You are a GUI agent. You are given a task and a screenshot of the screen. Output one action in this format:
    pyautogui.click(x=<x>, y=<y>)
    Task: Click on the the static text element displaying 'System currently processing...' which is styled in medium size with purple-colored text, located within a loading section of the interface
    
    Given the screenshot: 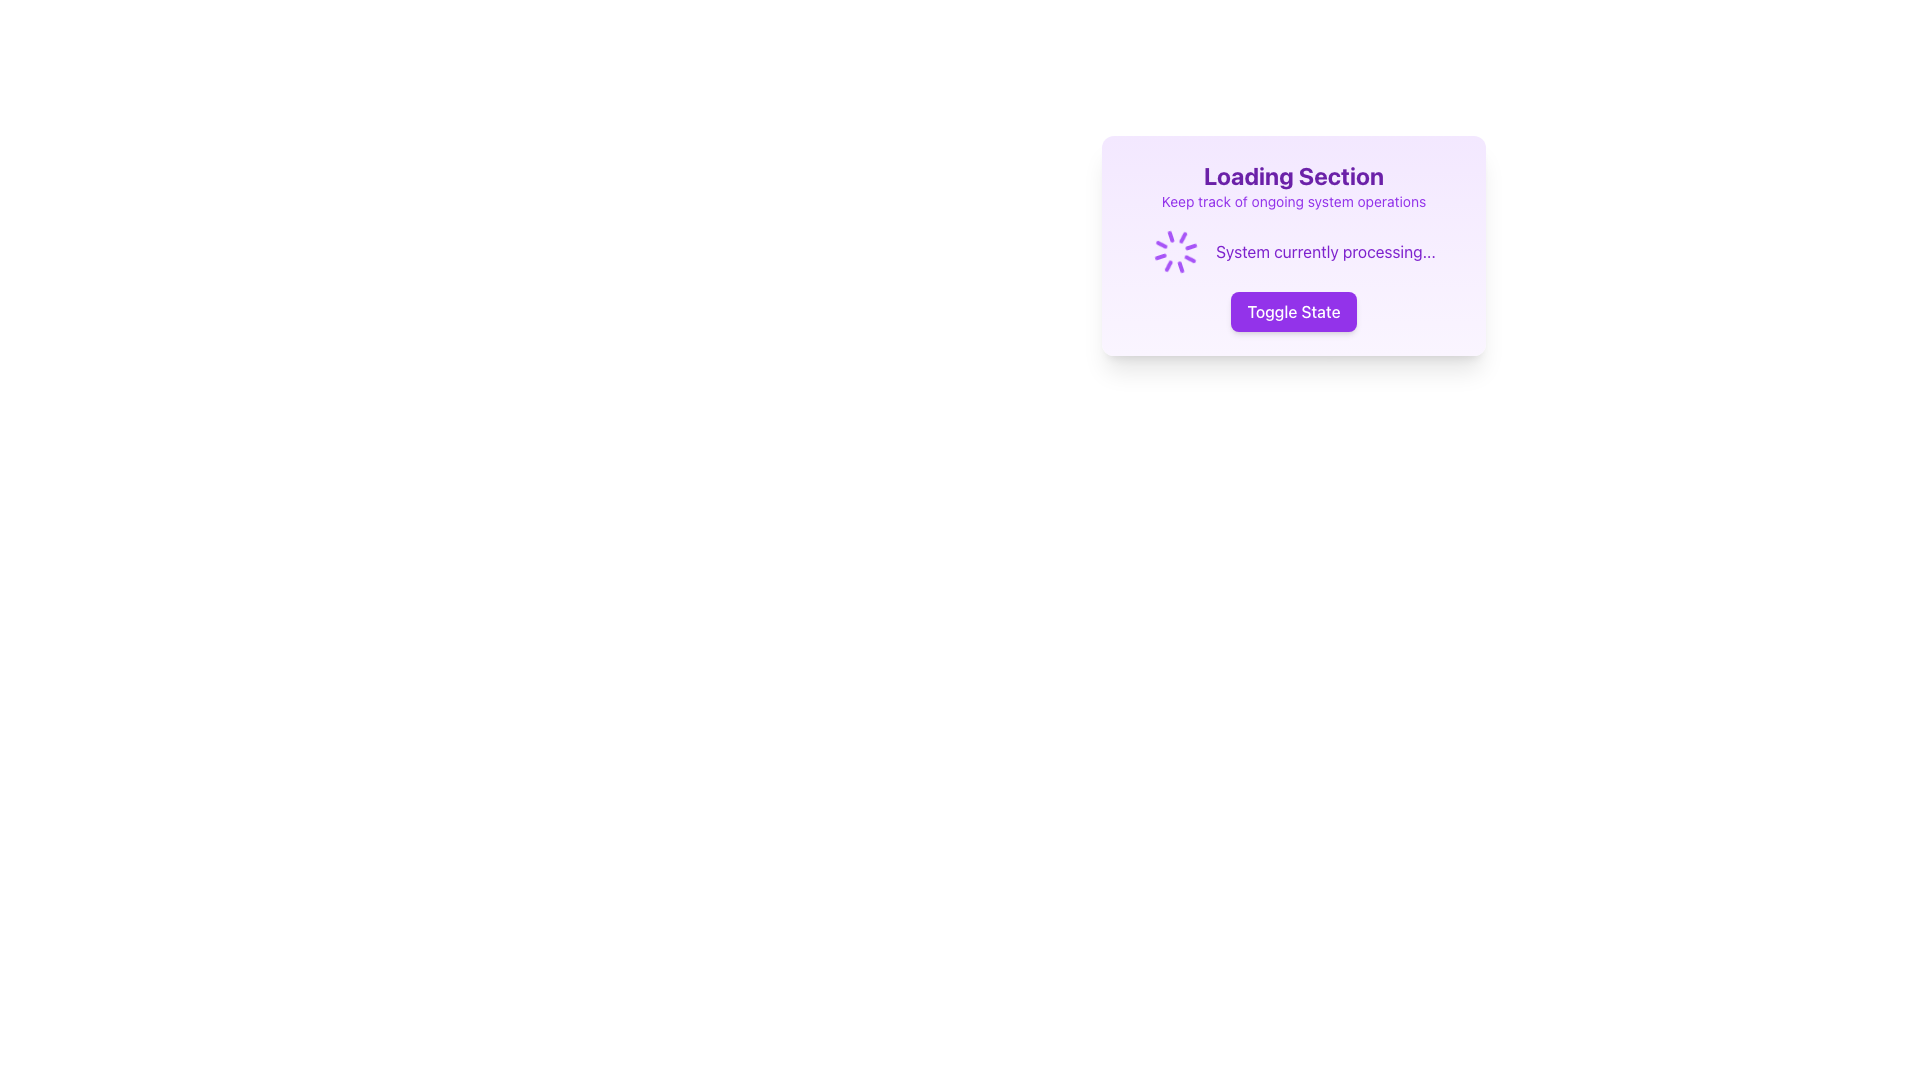 What is the action you would take?
    pyautogui.click(x=1325, y=250)
    